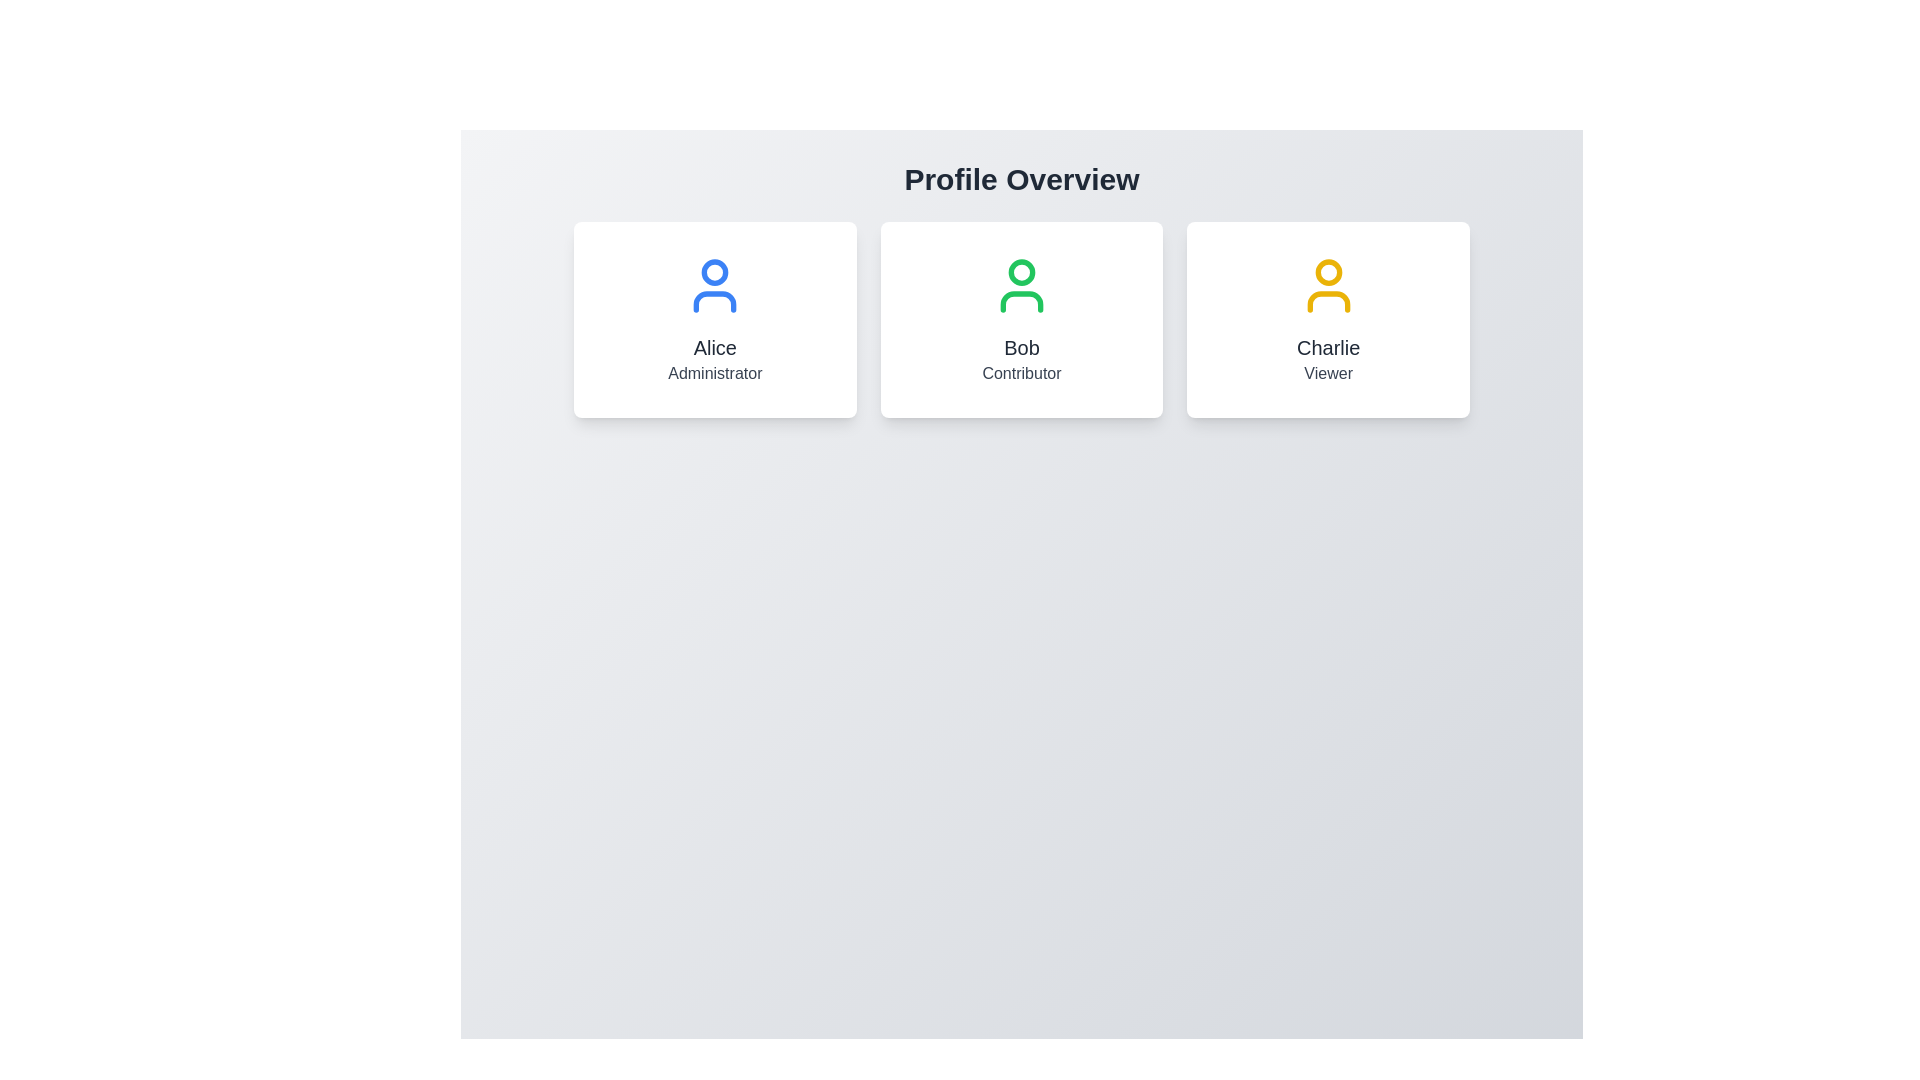 The width and height of the screenshot is (1920, 1080). Describe the element at coordinates (1022, 346) in the screenshot. I see `the text label reading 'Bob', which is styled in a larger font size and gray color, located beneath an icon and above the text 'Contributor' within a card layout` at that location.